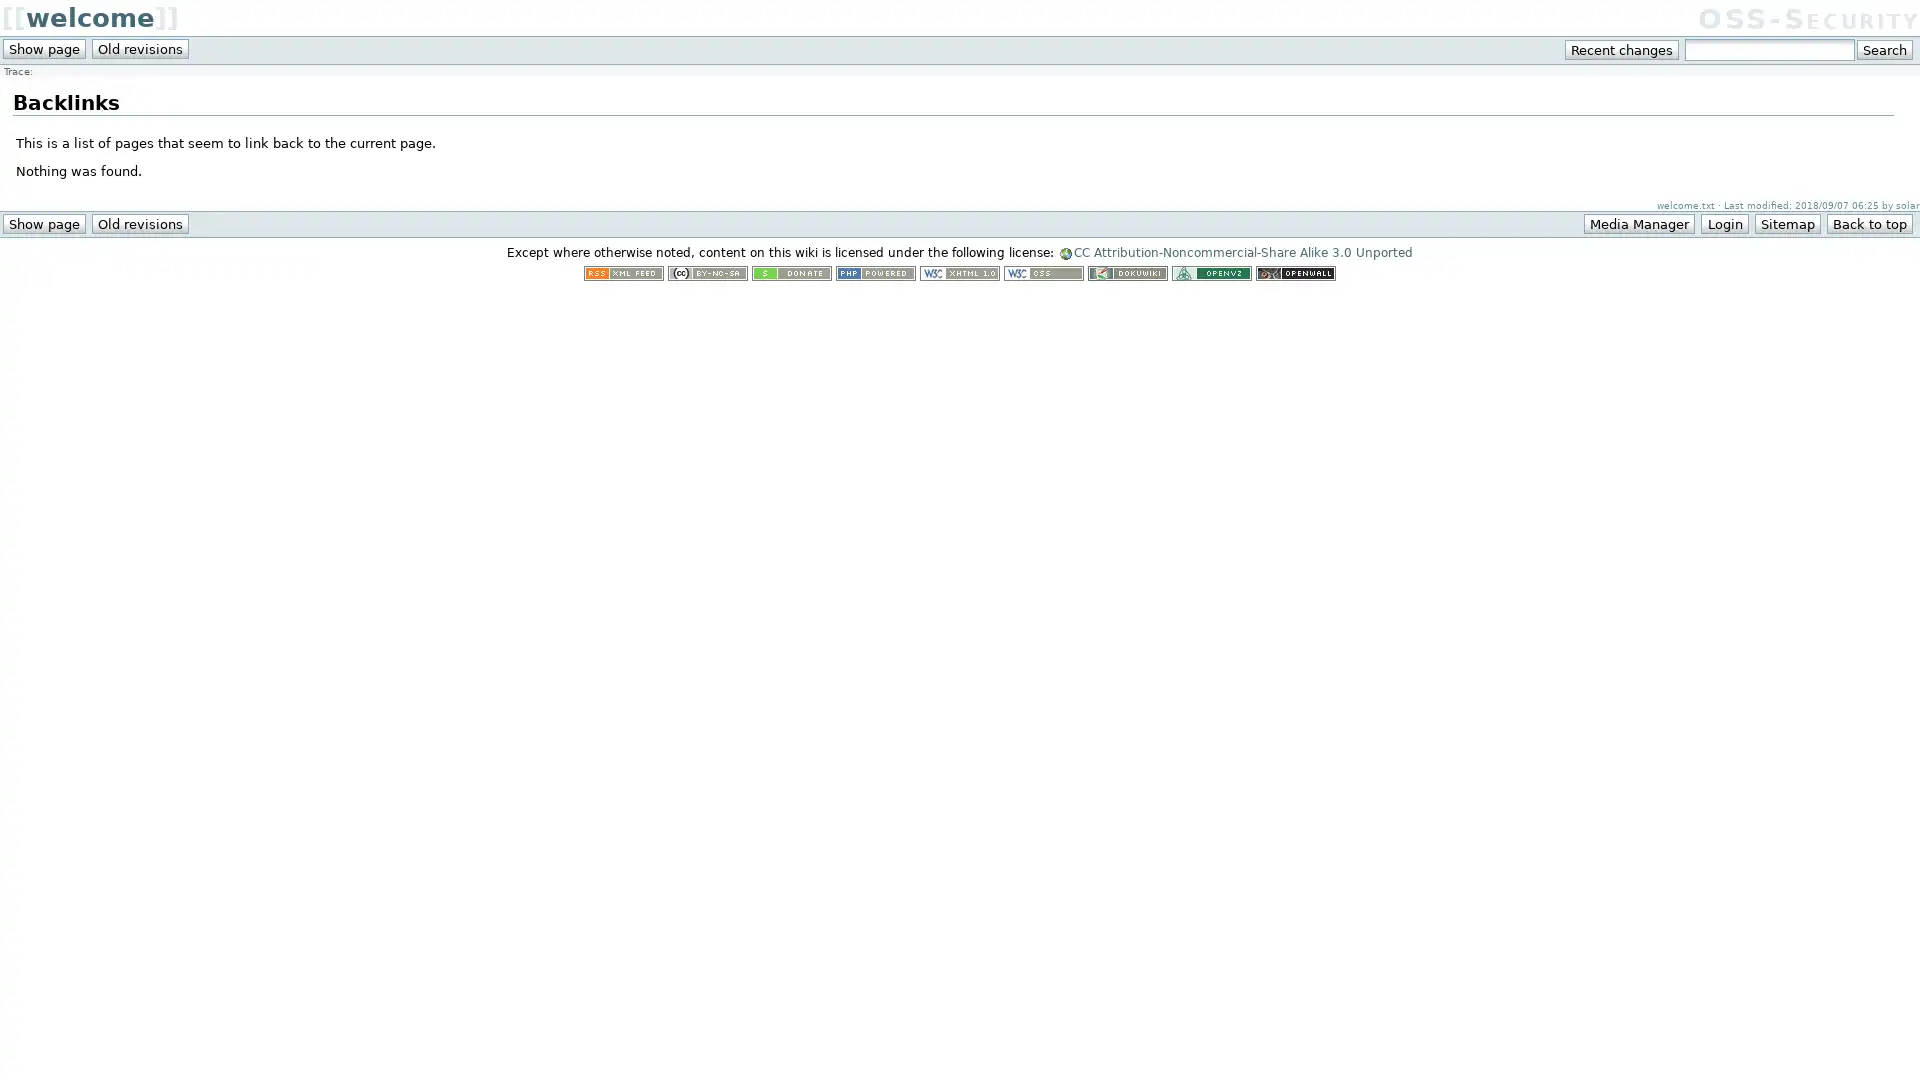 The width and height of the screenshot is (1920, 1080). What do you see at coordinates (43, 223) in the screenshot?
I see `Show page` at bounding box center [43, 223].